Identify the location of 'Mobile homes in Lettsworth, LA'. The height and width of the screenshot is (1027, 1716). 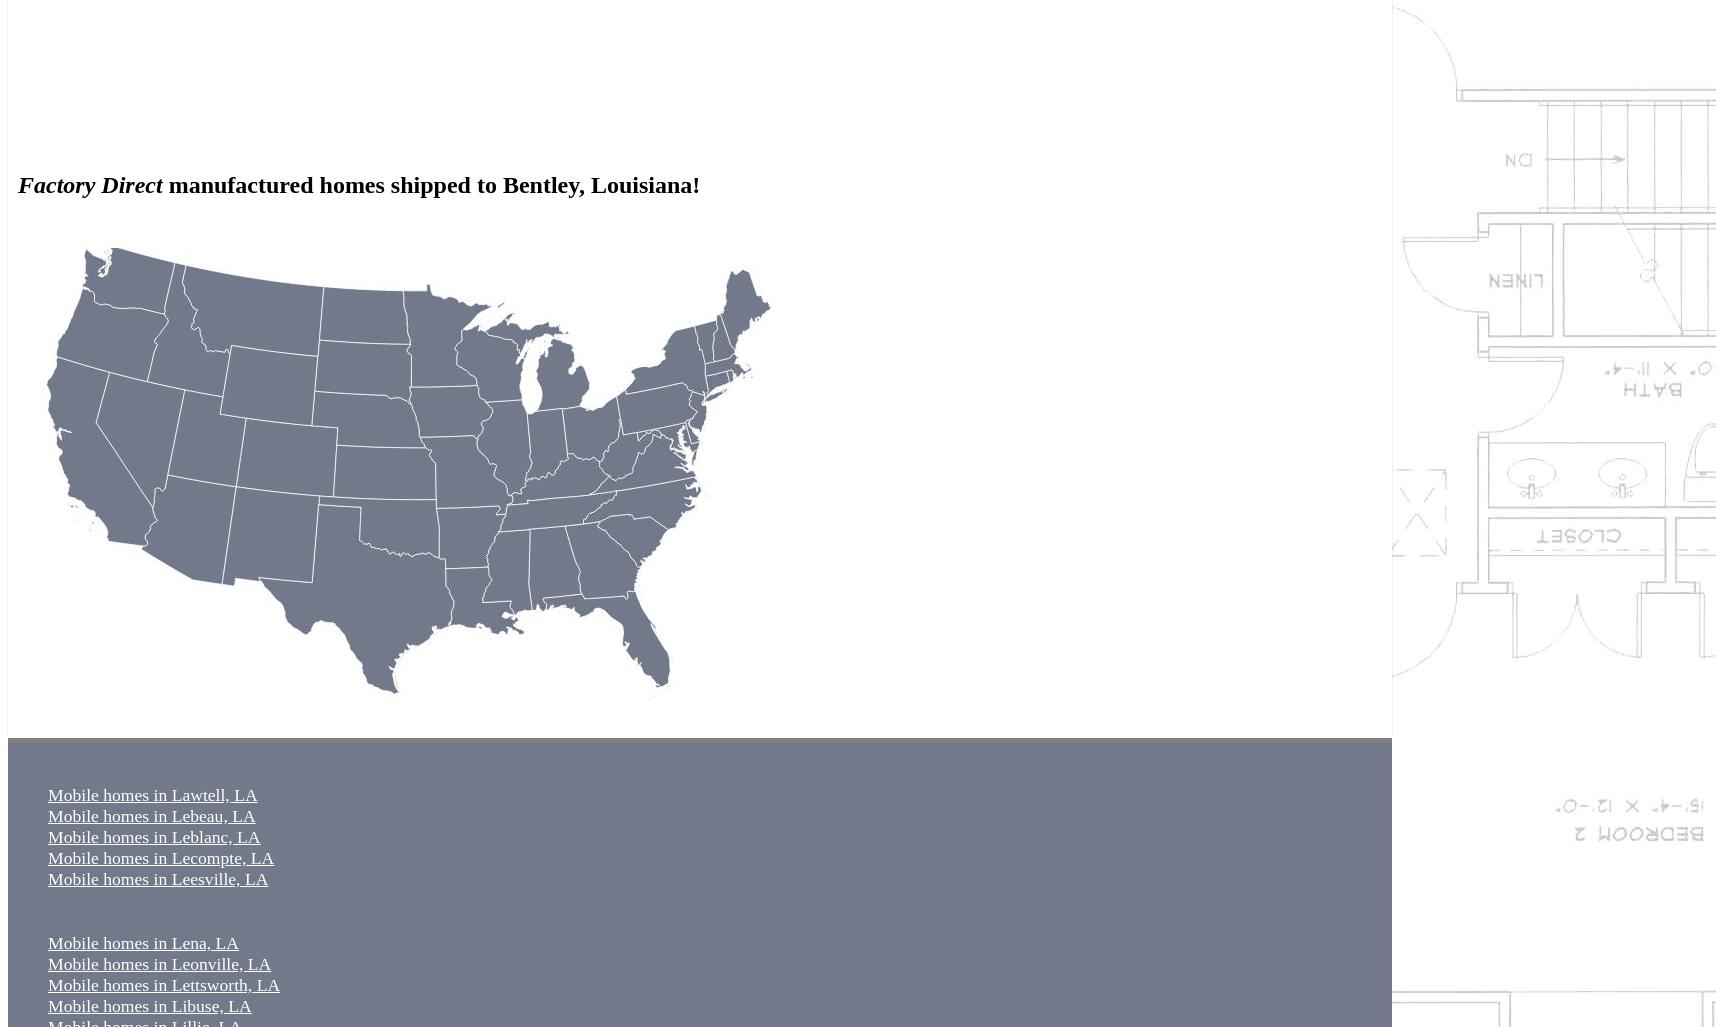
(164, 982).